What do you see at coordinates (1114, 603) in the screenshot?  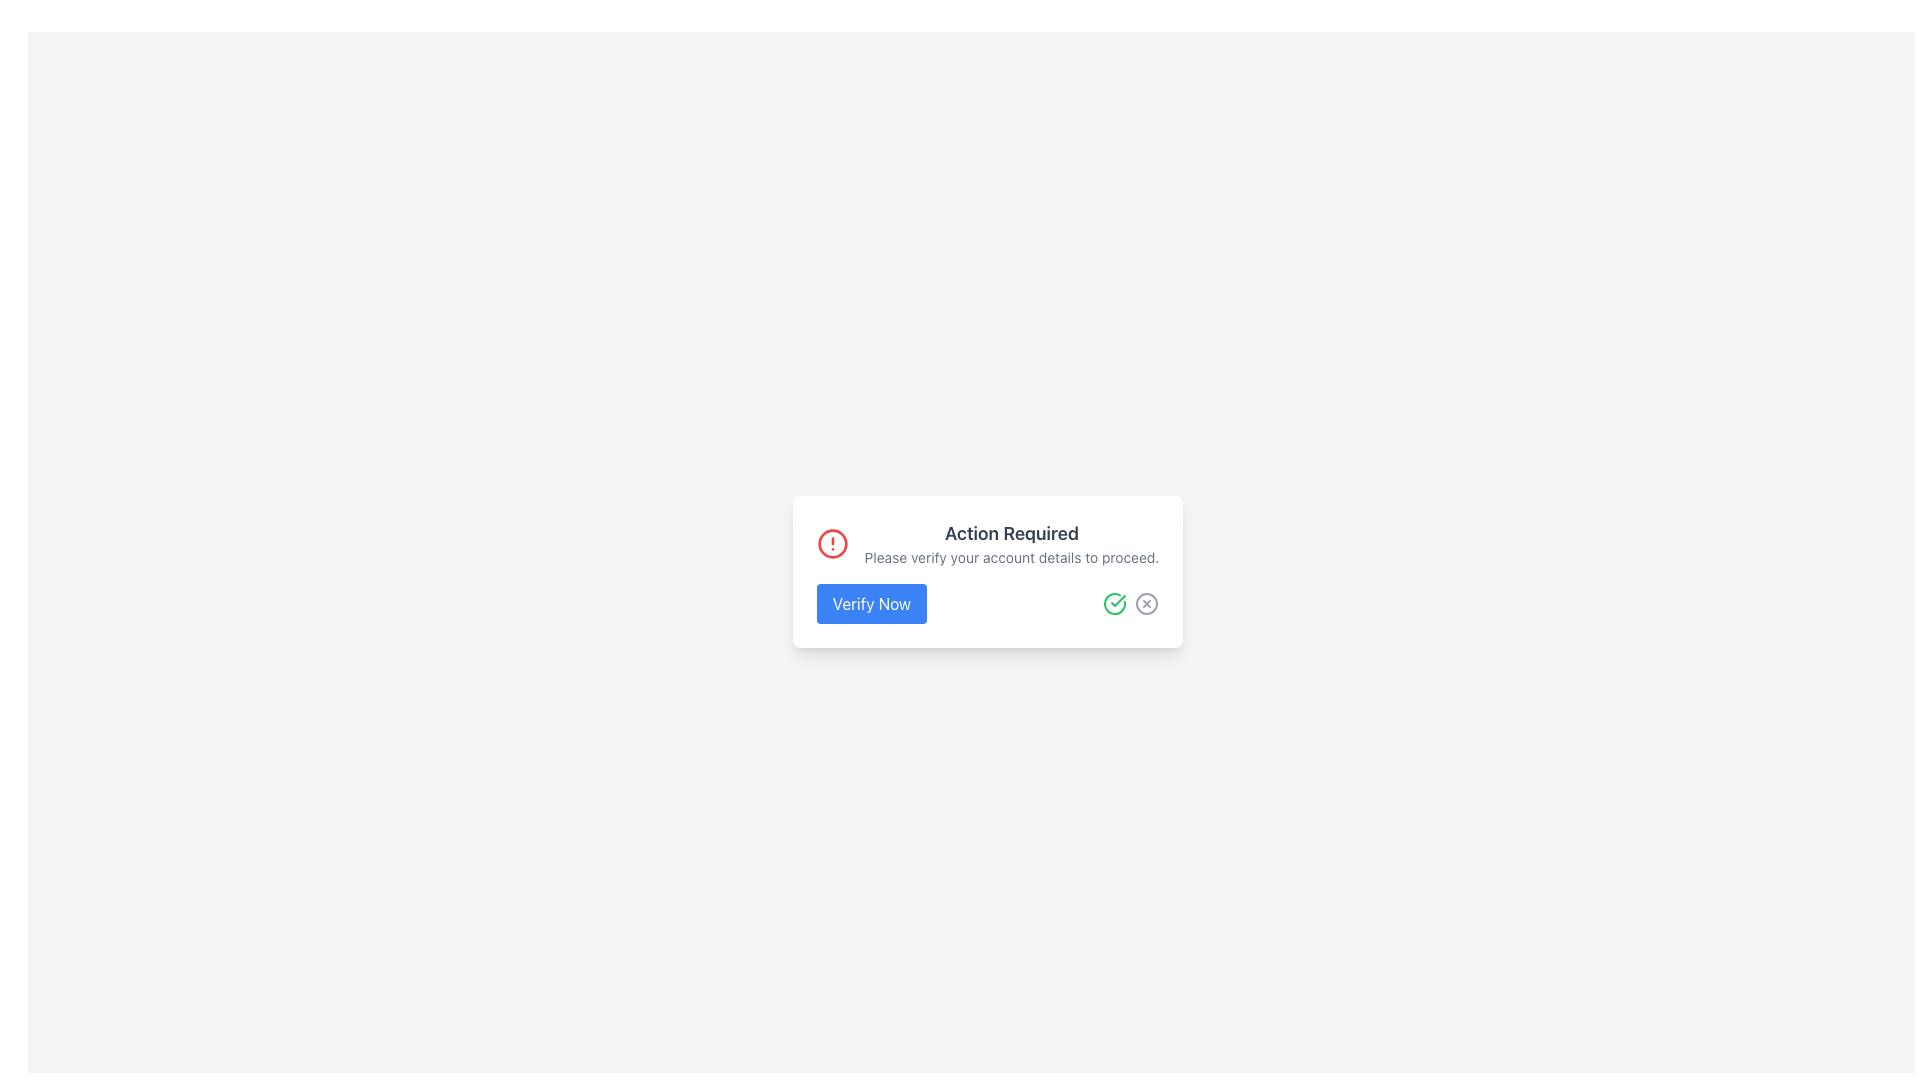 I see `the circular icon with a green checkmark inside it, located to the right of the text 'Action Required'. This icon is visually distinct due to its green outline, indicating a positive confirmation action` at bounding box center [1114, 603].